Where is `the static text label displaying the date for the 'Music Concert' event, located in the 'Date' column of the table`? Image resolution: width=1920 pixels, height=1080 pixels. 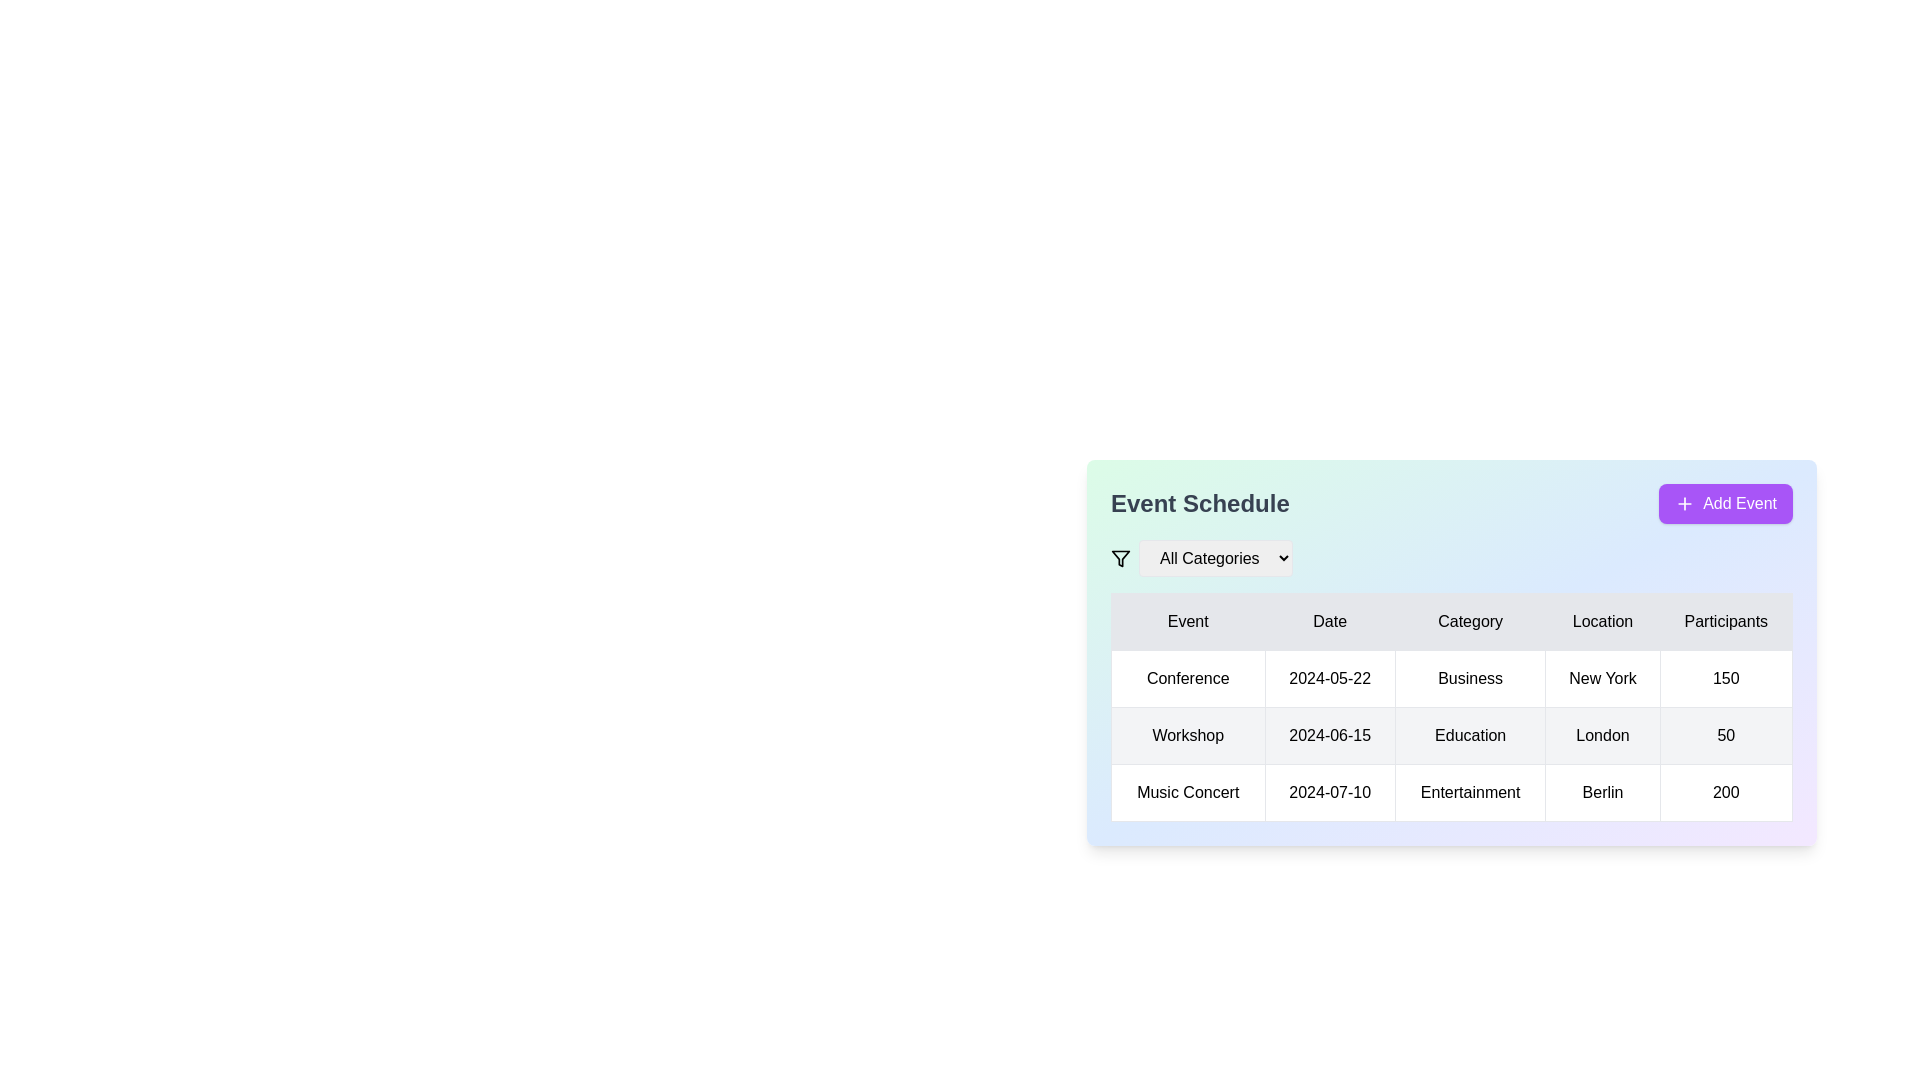 the static text label displaying the date for the 'Music Concert' event, located in the 'Date' column of the table is located at coordinates (1330, 792).